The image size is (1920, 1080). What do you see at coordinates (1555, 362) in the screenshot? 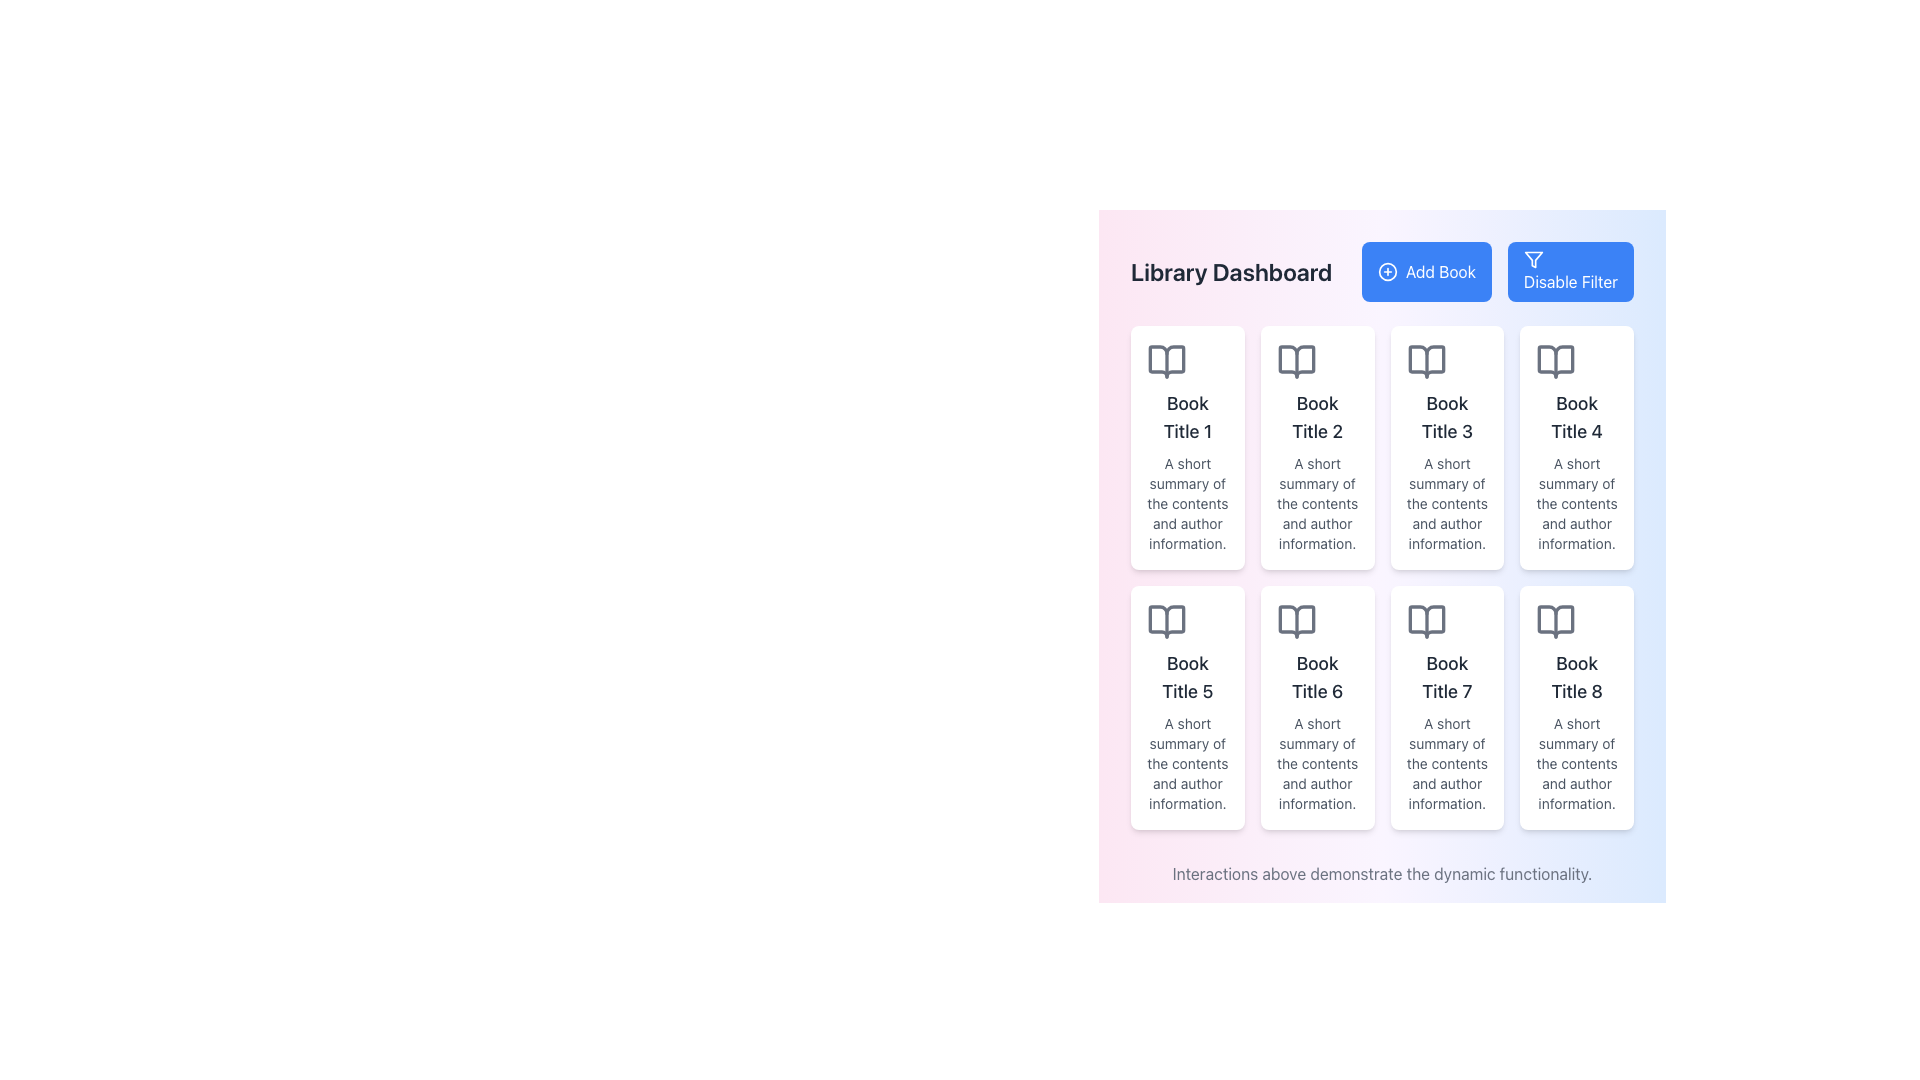
I see `the book icon located at the top-left corner of the card displaying 'Book Title 4'` at bounding box center [1555, 362].